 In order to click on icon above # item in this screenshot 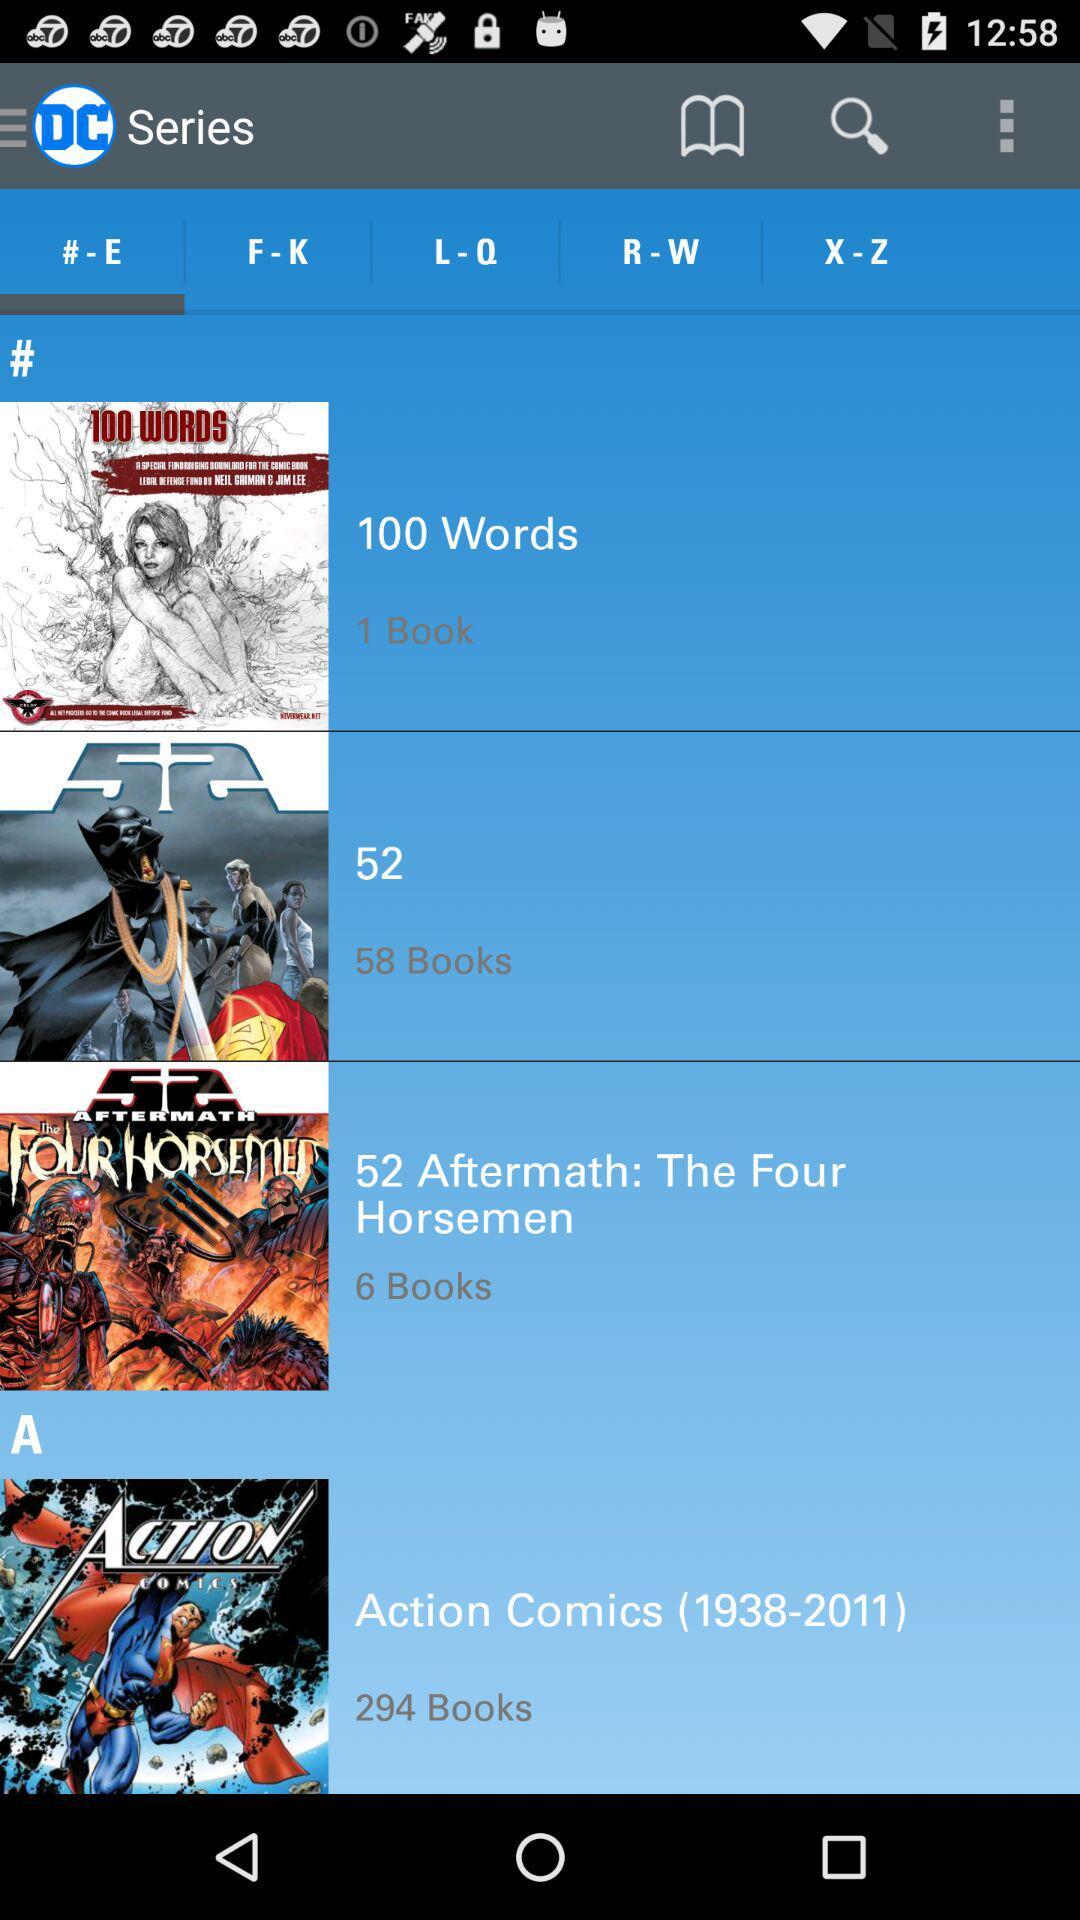, I will do `click(855, 251)`.